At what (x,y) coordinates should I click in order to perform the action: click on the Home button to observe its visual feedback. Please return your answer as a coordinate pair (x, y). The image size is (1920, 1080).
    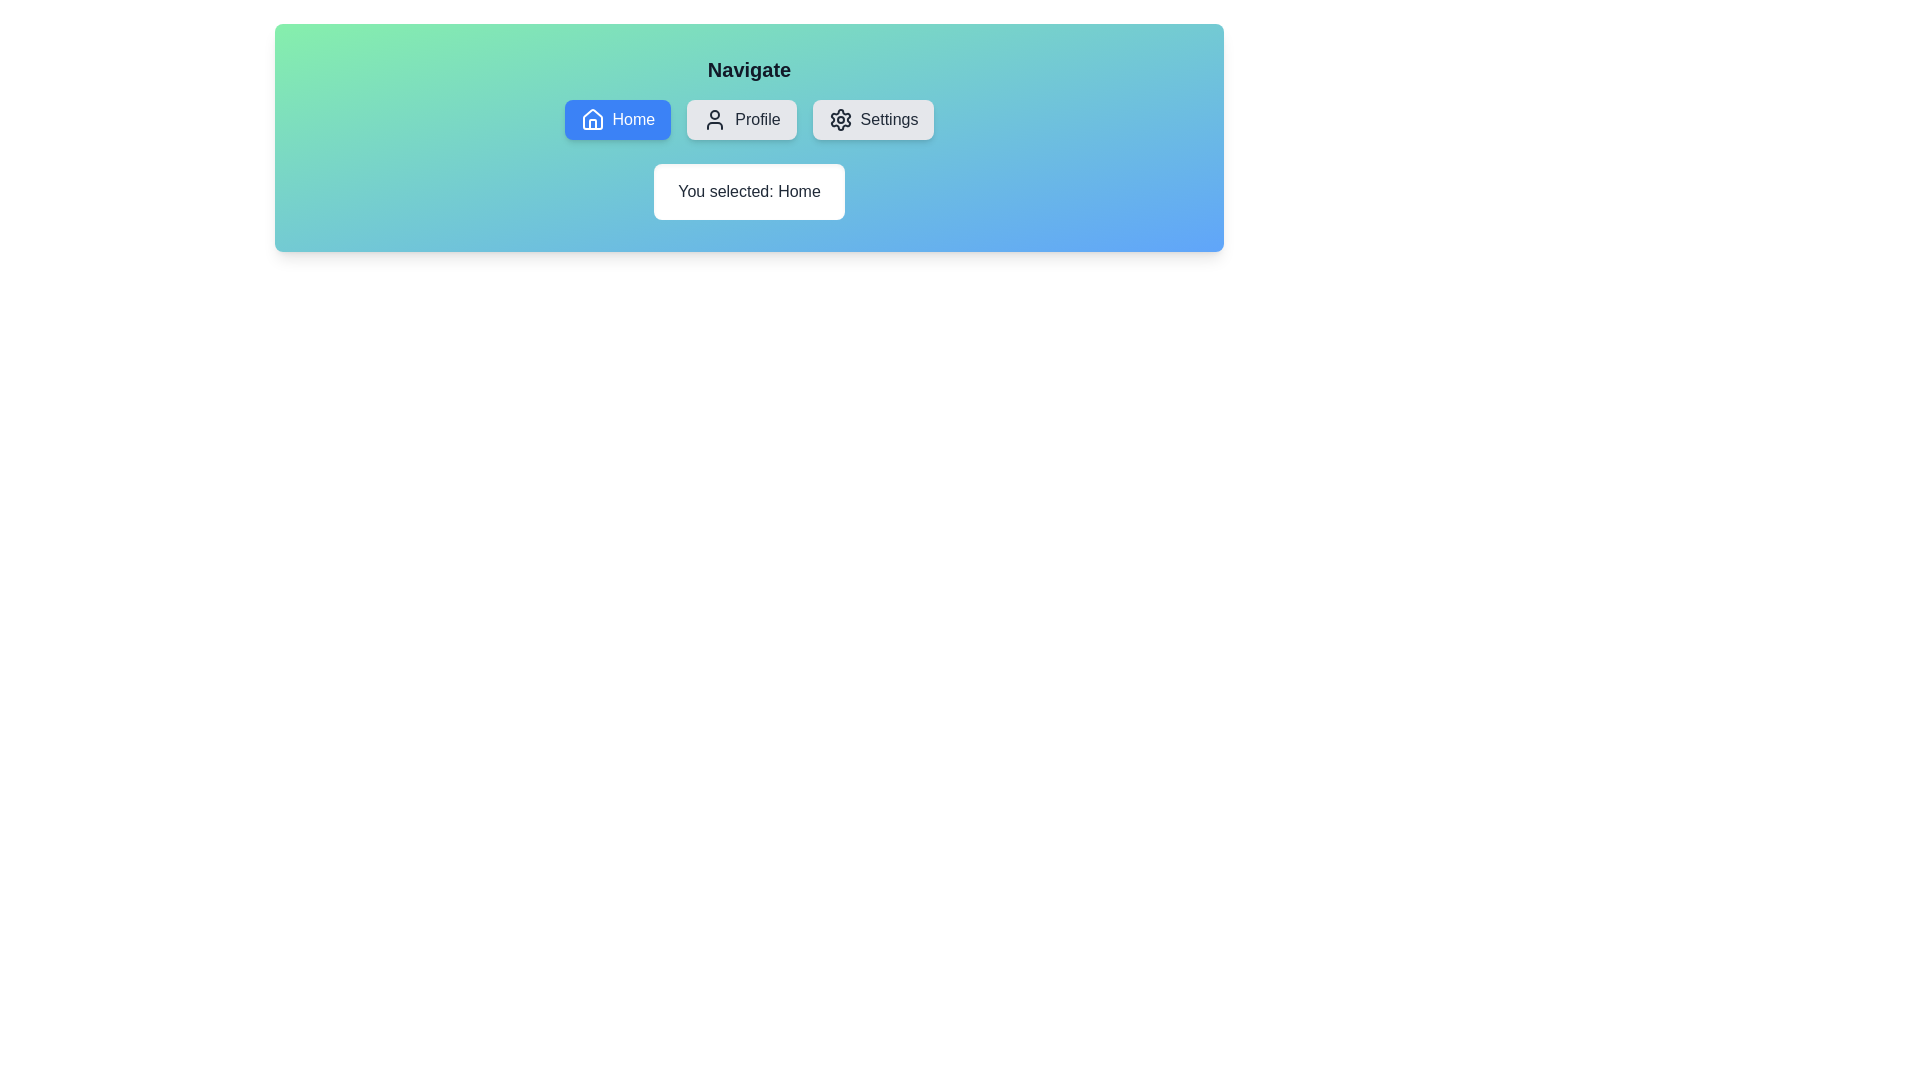
    Looking at the image, I should click on (616, 119).